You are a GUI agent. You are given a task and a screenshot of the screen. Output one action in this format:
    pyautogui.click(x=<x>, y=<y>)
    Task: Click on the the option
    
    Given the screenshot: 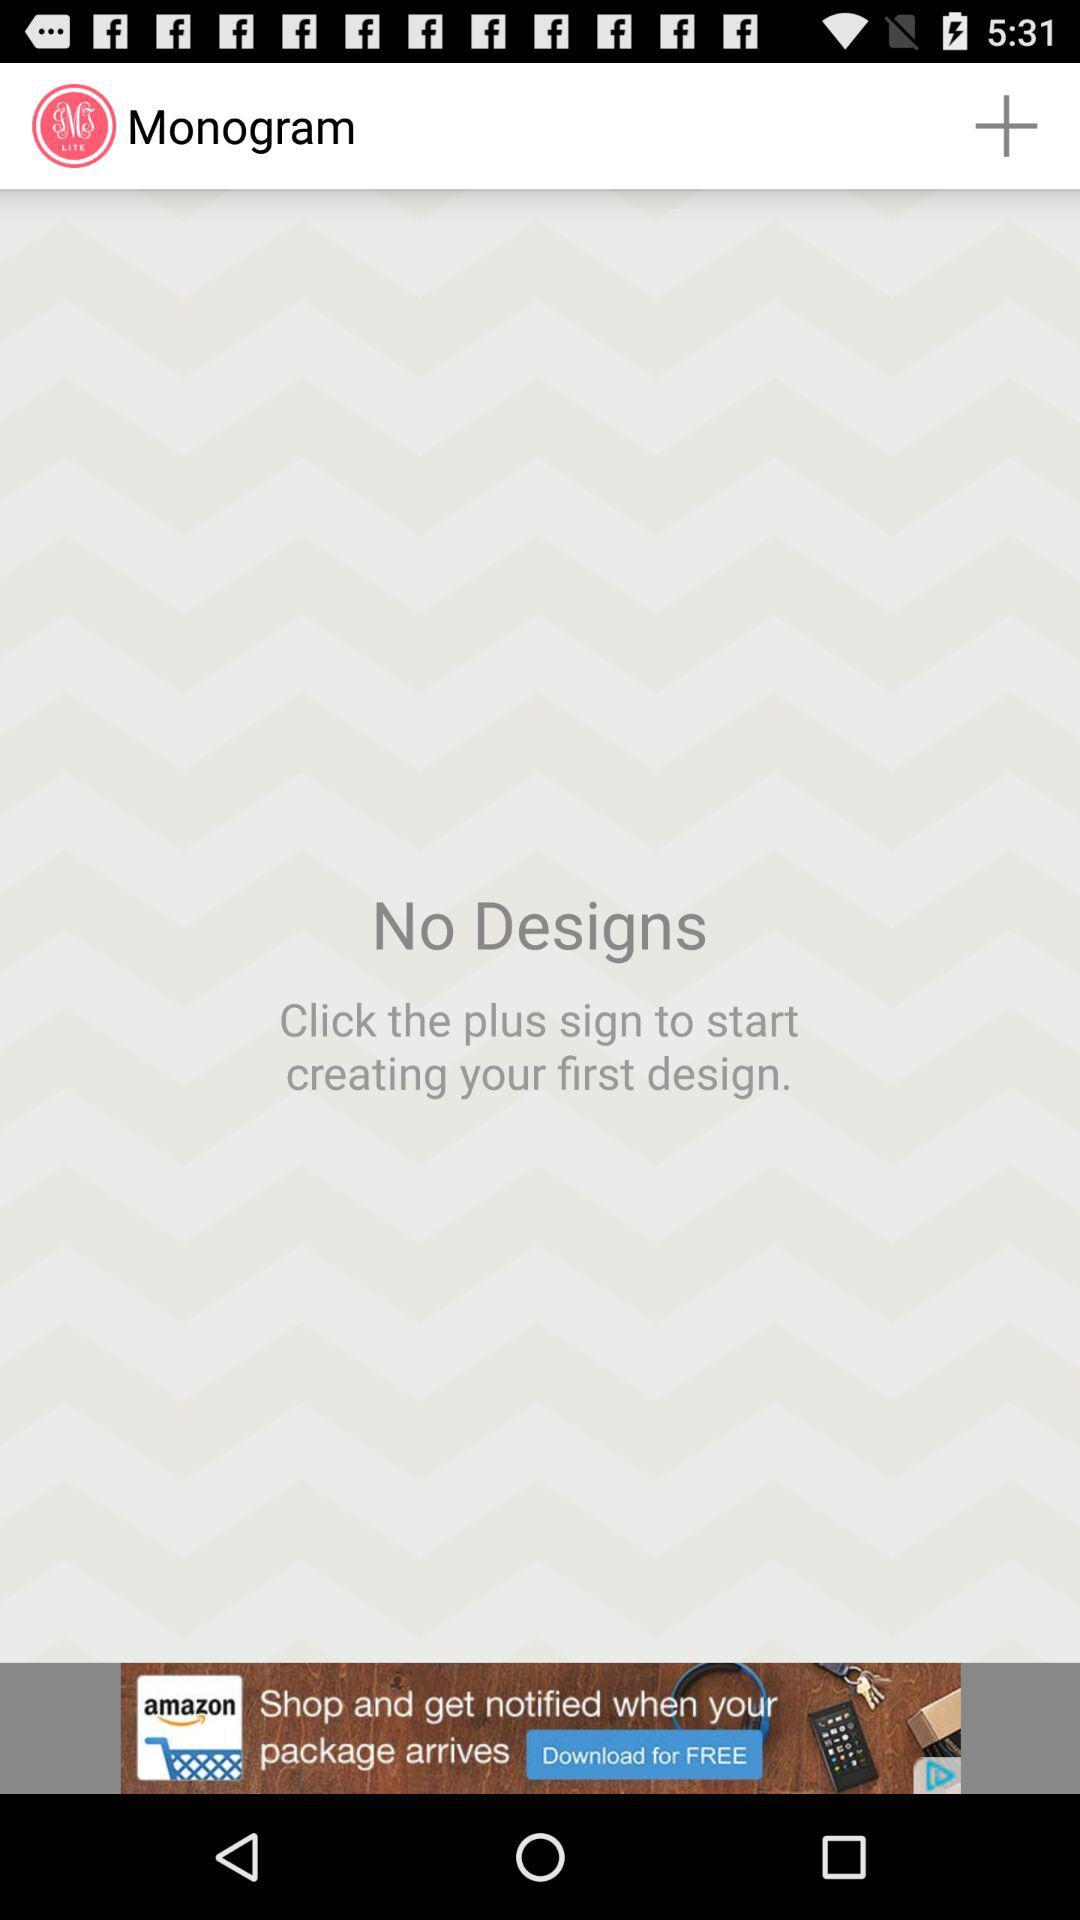 What is the action you would take?
    pyautogui.click(x=540, y=1727)
    